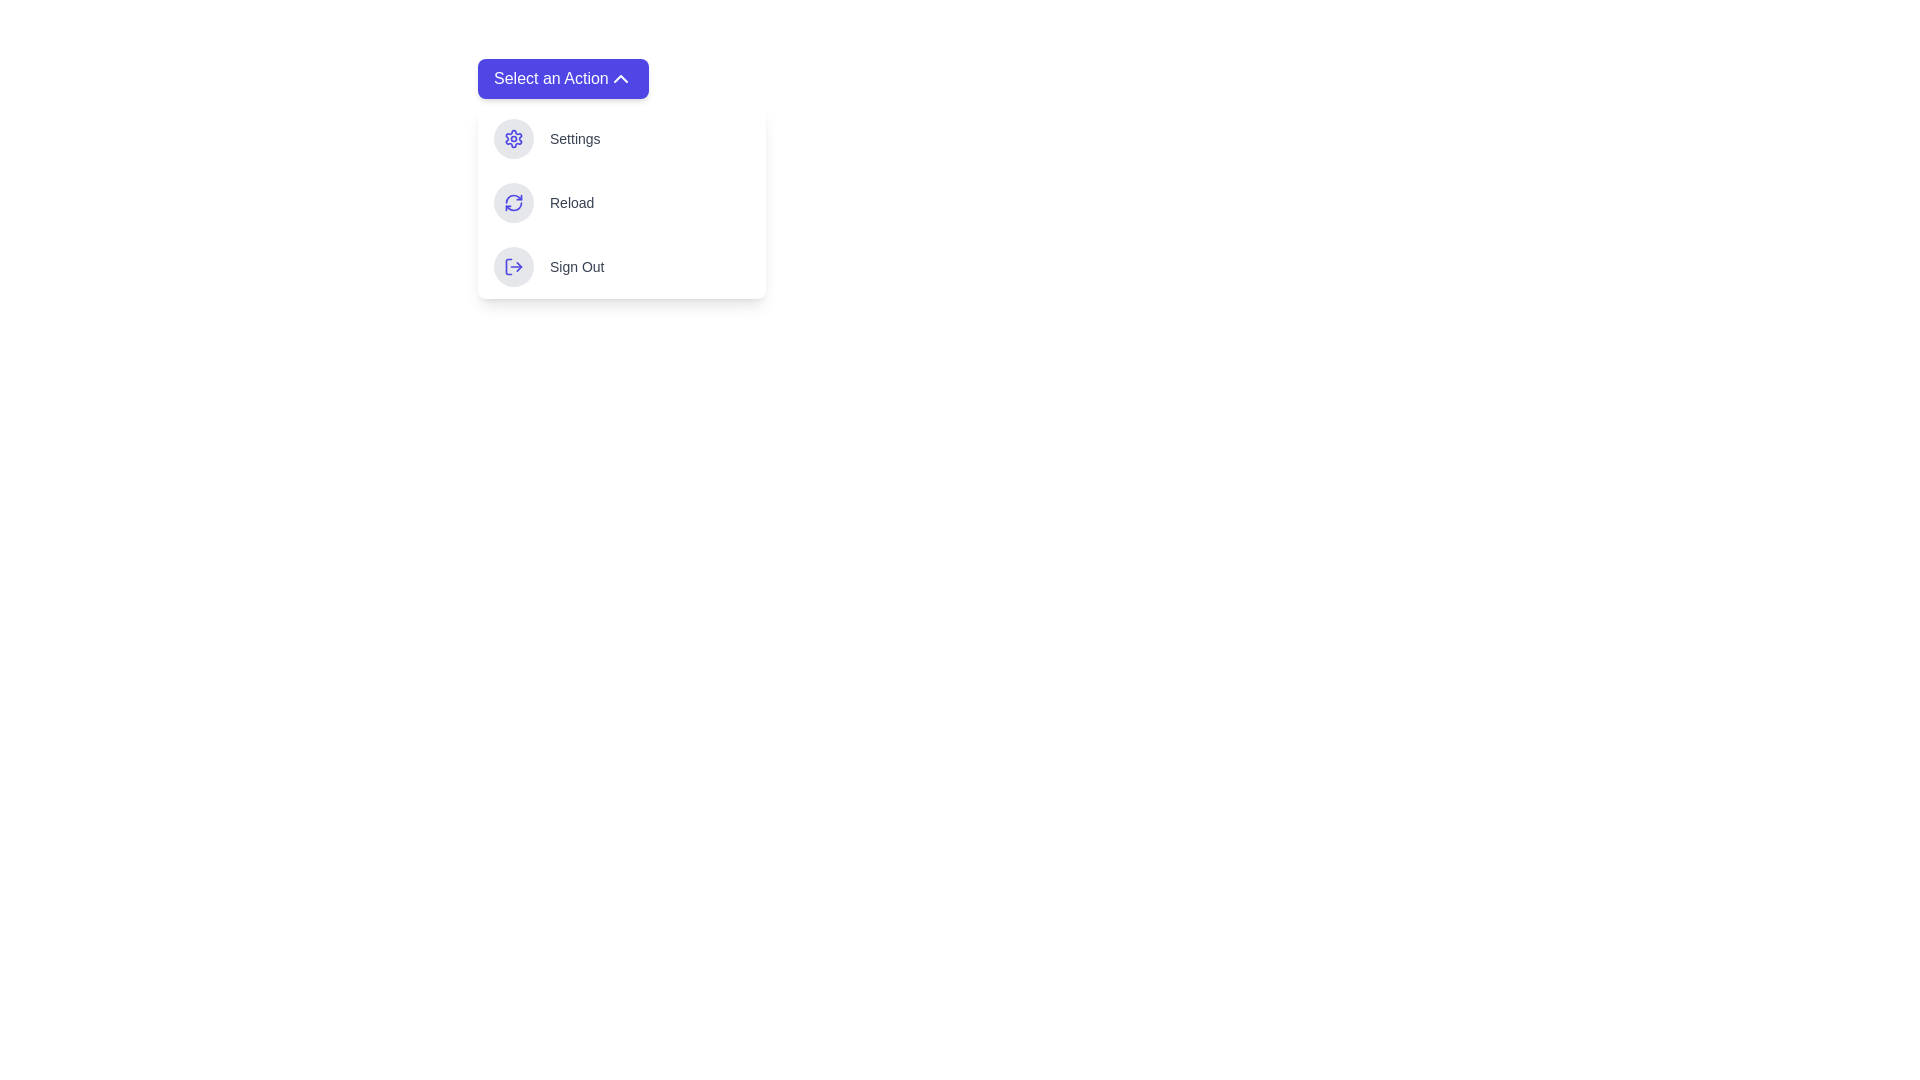 The image size is (1920, 1080). Describe the element at coordinates (621, 203) in the screenshot. I see `the 'Reload' button located in the middle of the menu, which is the second option in a vertical list of three options: 'Settings', 'Reload', and 'Sign Out'` at that location.